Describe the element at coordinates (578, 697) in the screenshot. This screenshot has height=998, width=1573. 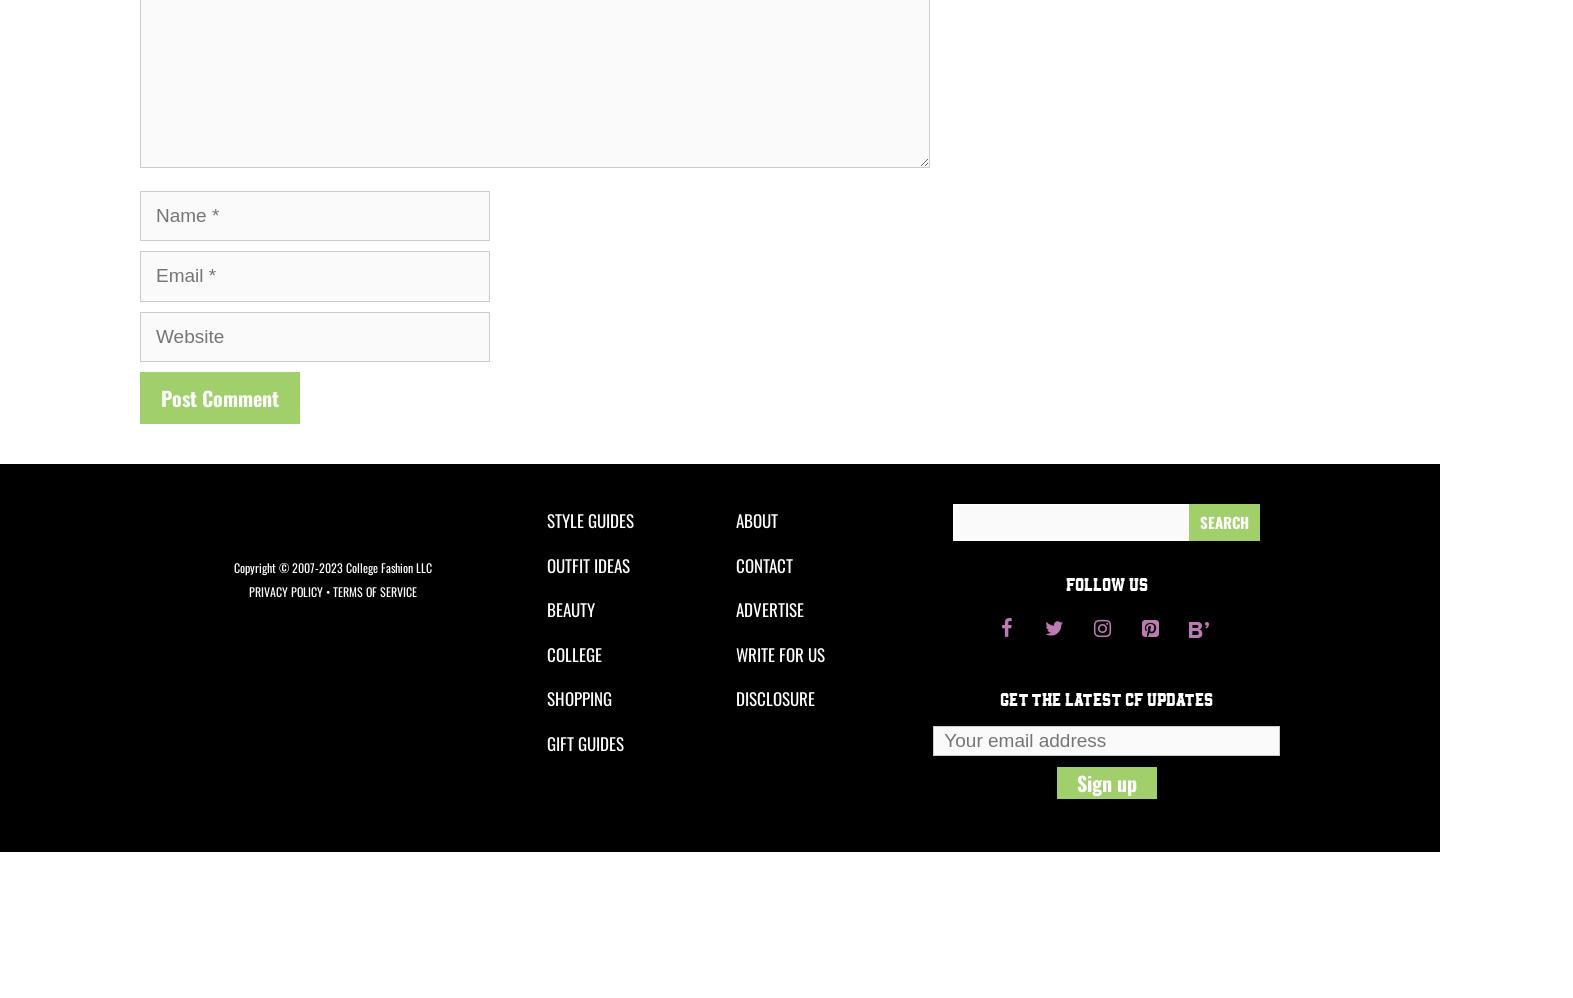
I see `'SHOPPING'` at that location.